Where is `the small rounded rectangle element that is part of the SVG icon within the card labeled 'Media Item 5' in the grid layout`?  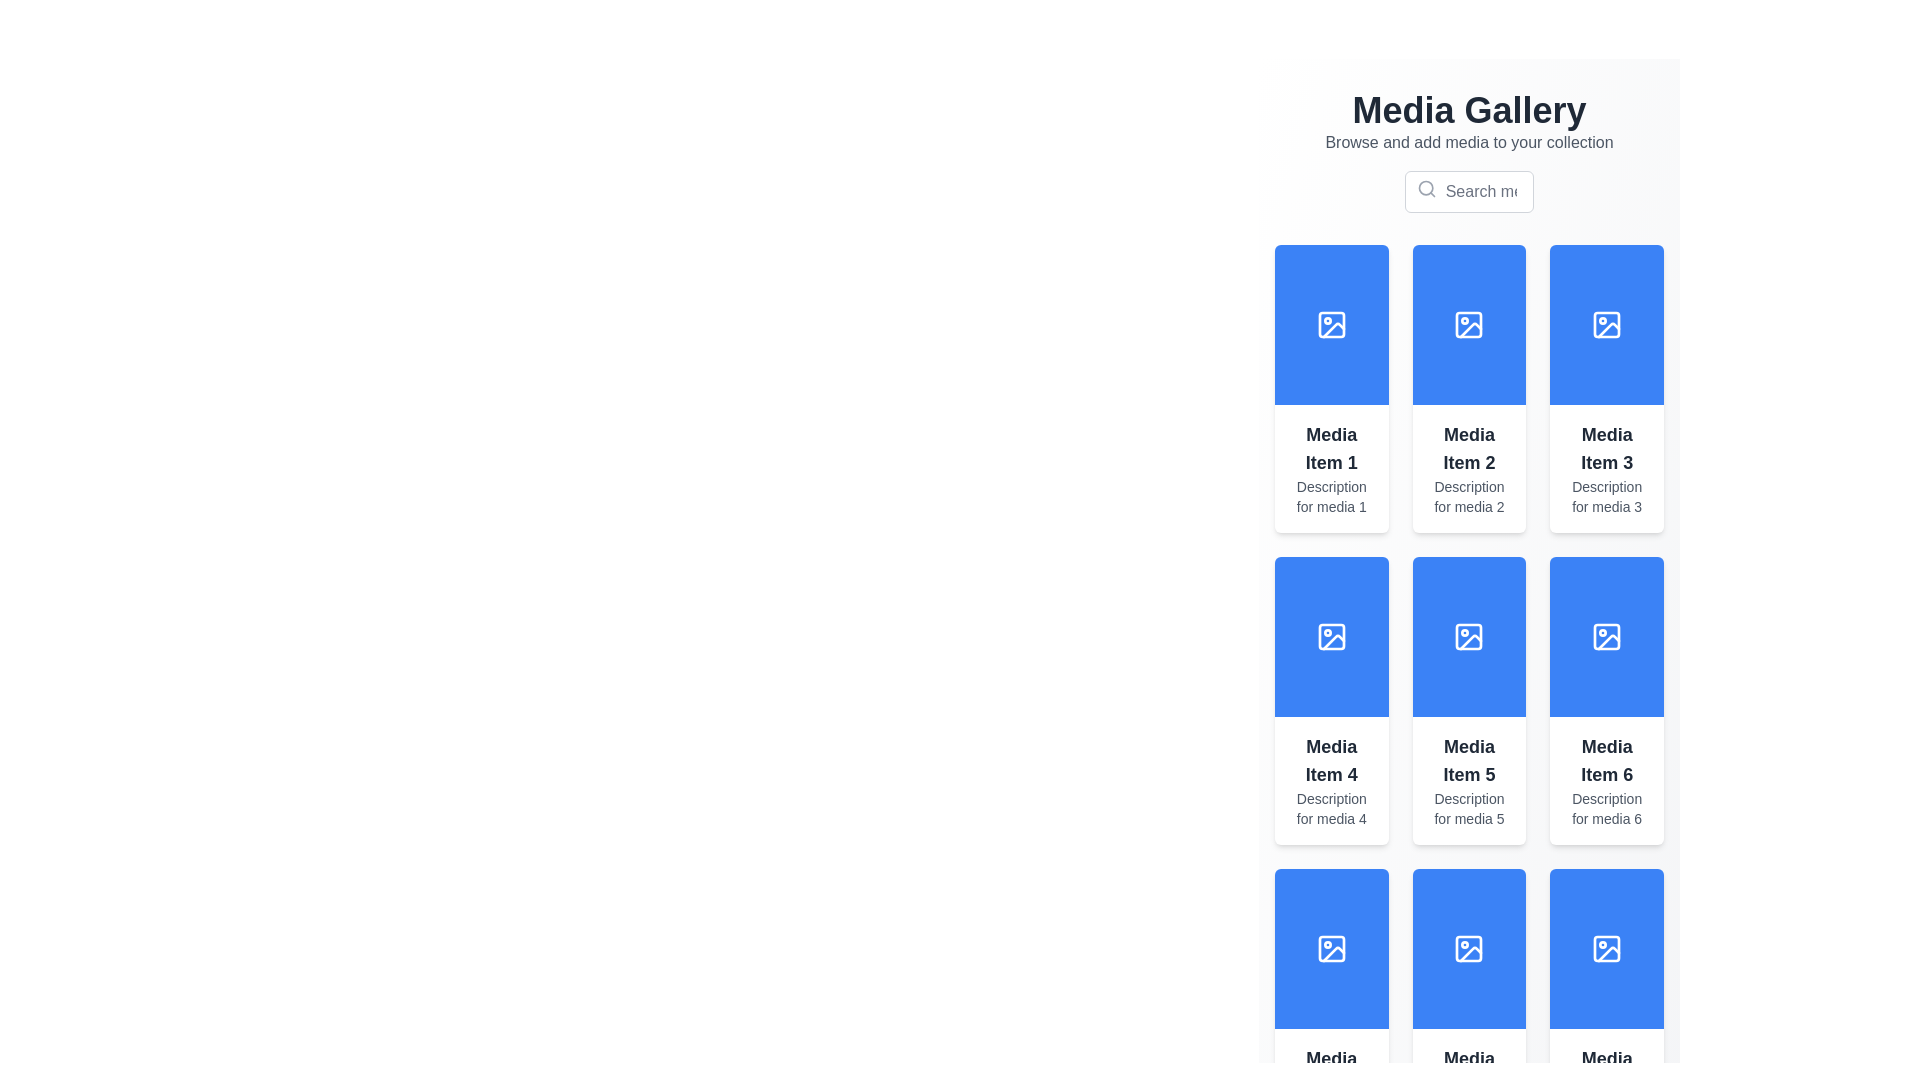 the small rounded rectangle element that is part of the SVG icon within the card labeled 'Media Item 5' in the grid layout is located at coordinates (1469, 636).